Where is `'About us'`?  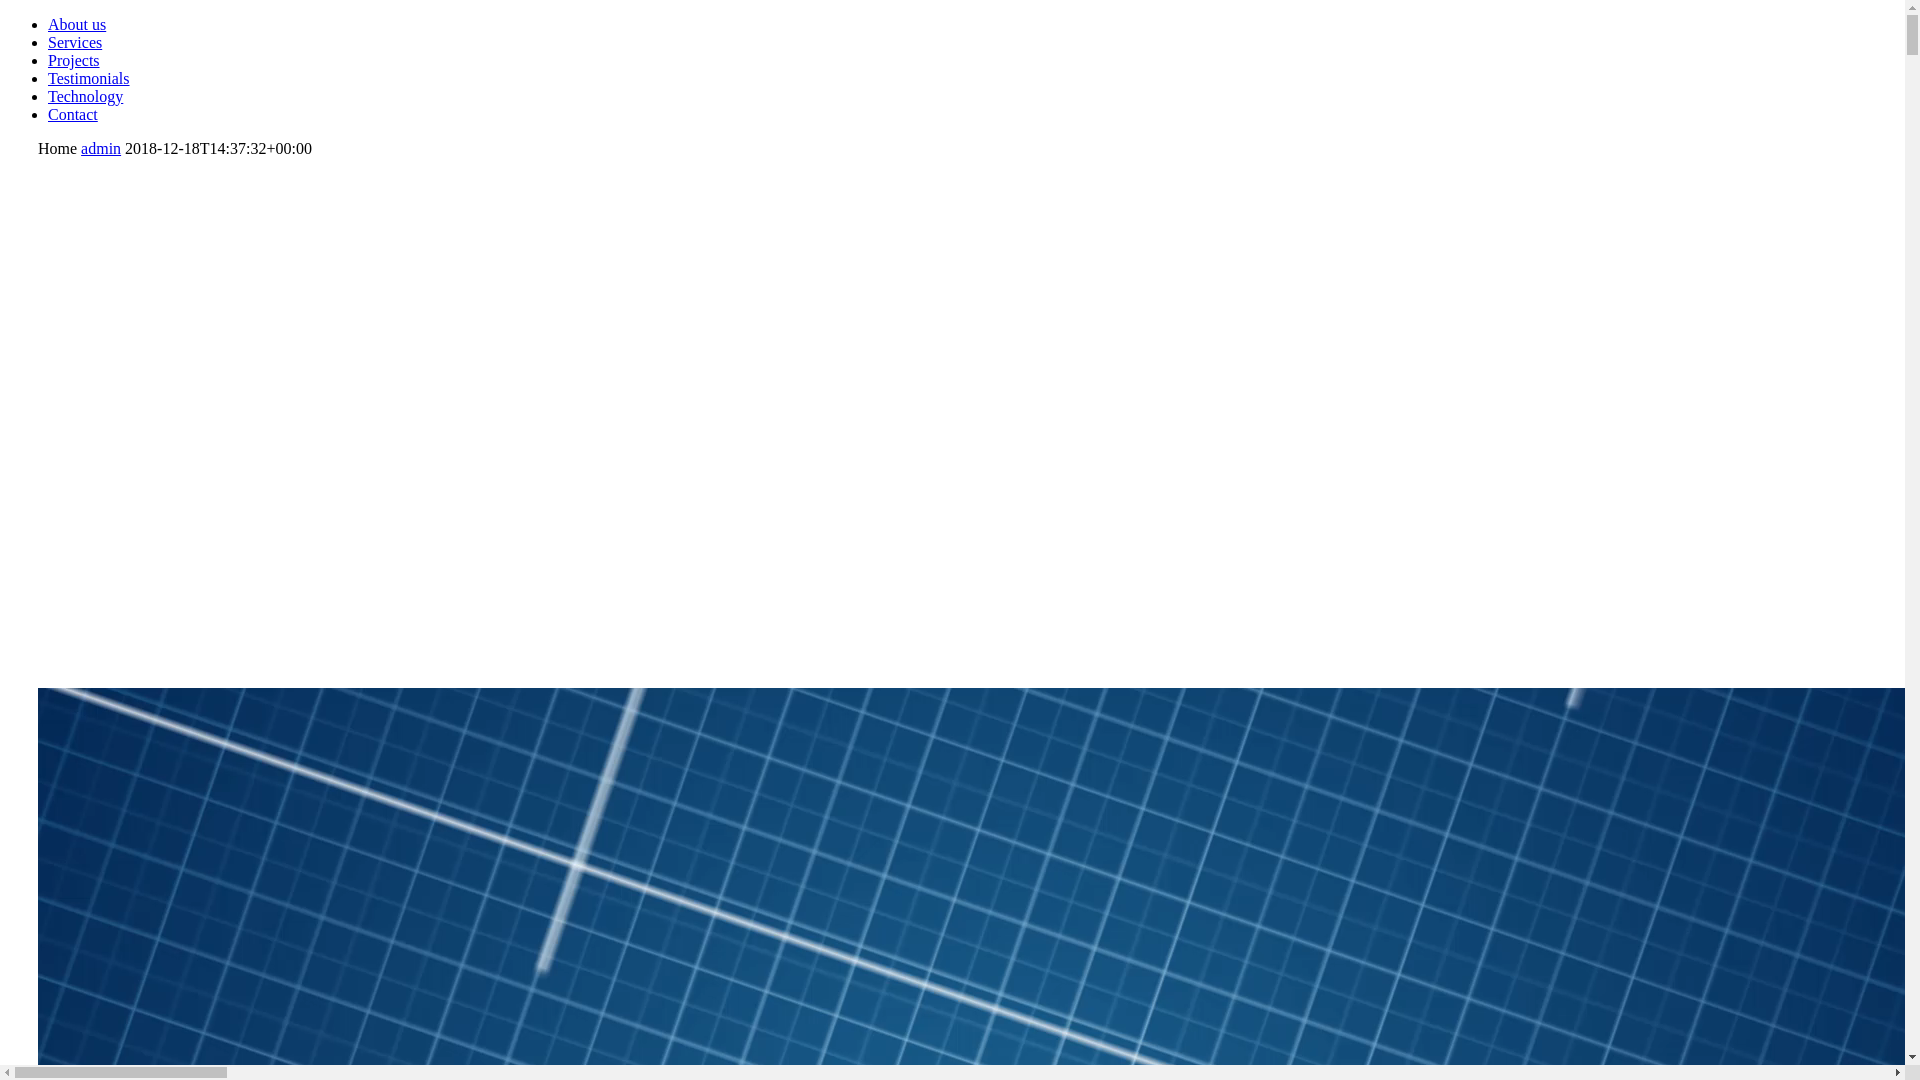 'About us' is located at coordinates (76, 24).